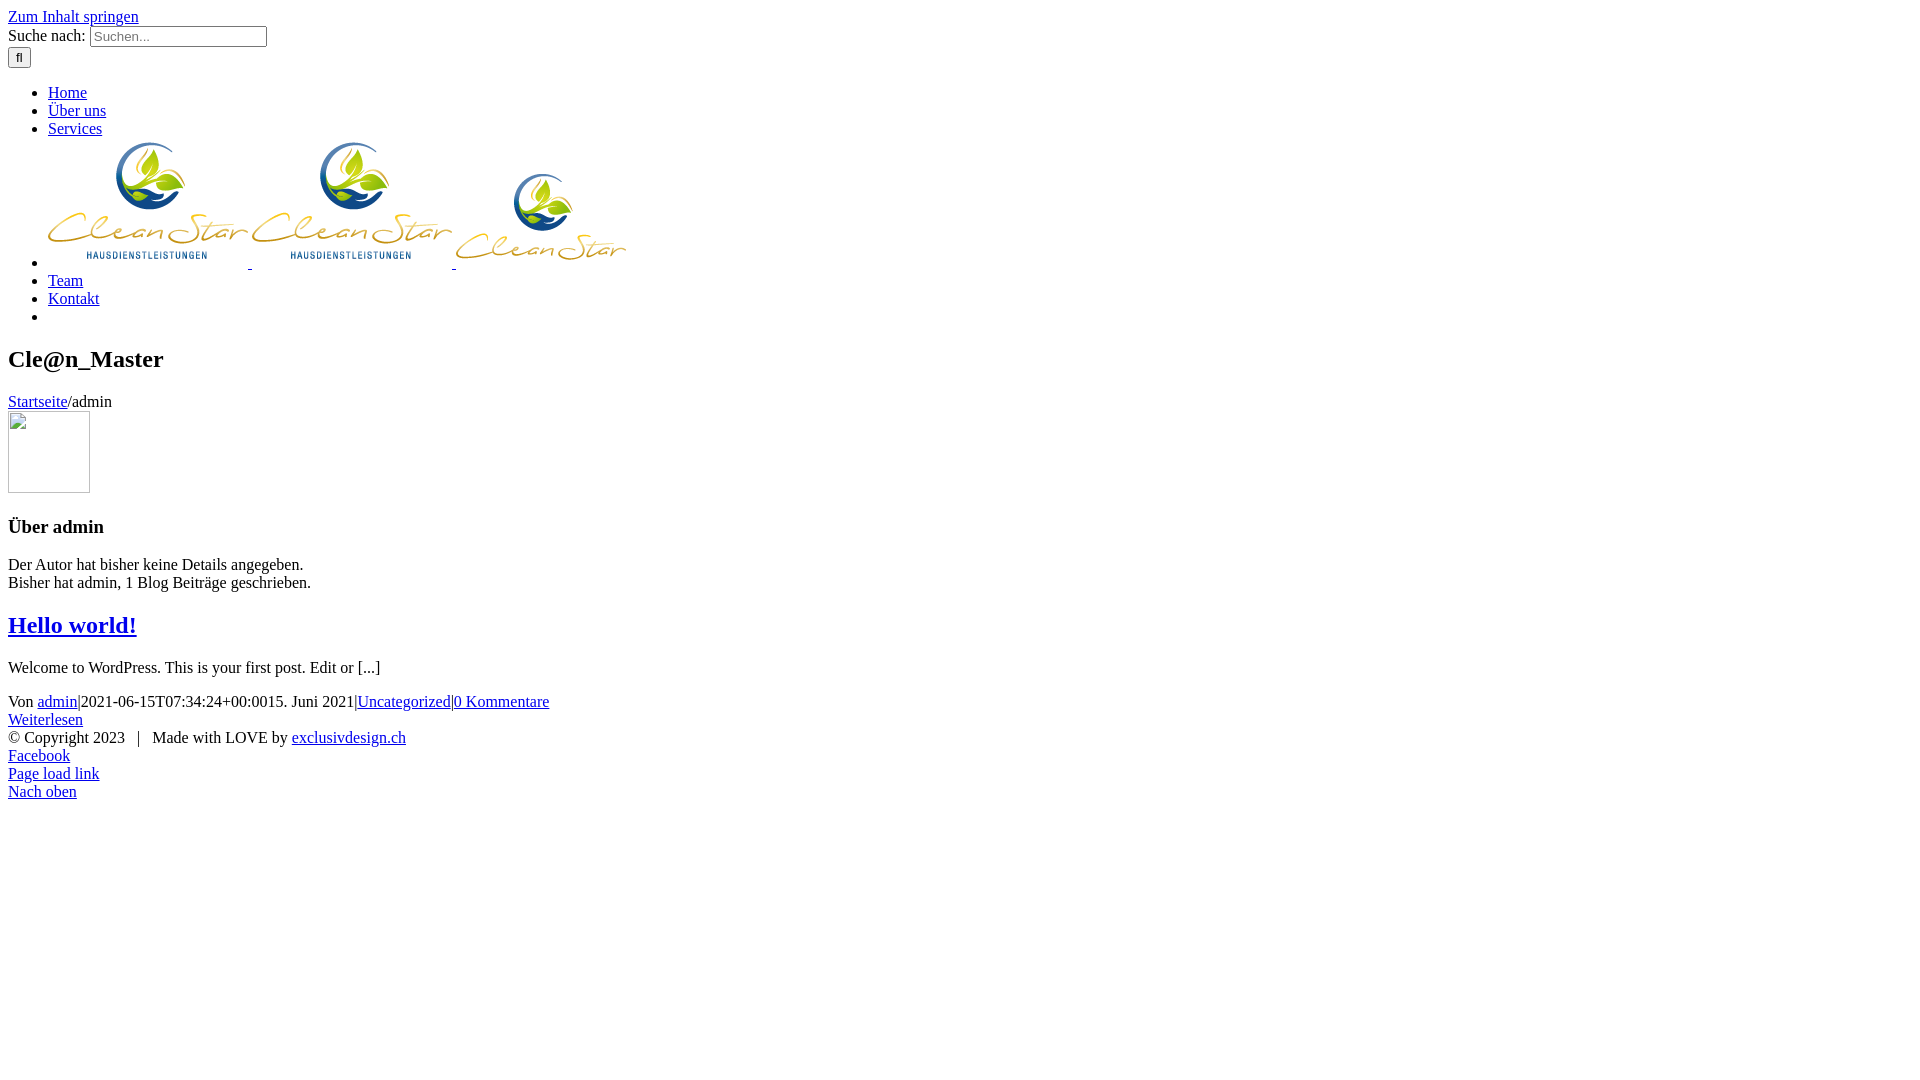 Image resolution: width=1920 pixels, height=1080 pixels. Describe the element at coordinates (38, 401) in the screenshot. I see `'Startseite'` at that location.